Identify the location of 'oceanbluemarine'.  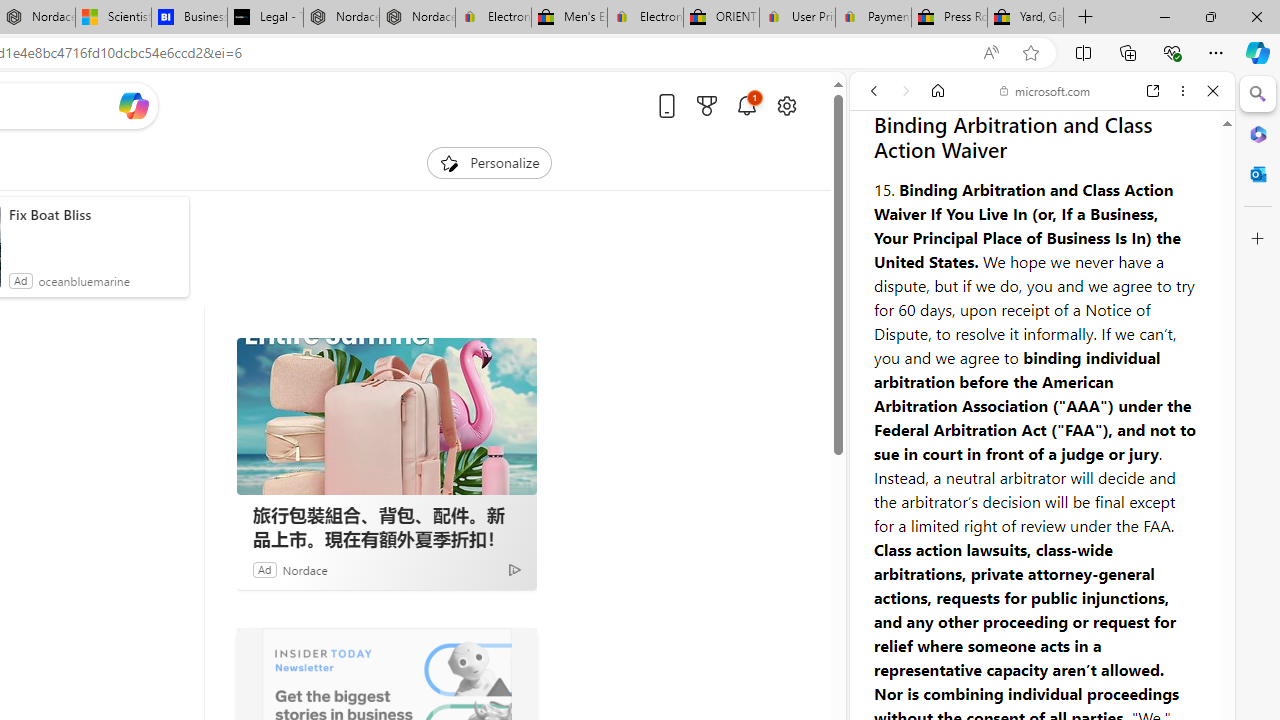
(83, 280).